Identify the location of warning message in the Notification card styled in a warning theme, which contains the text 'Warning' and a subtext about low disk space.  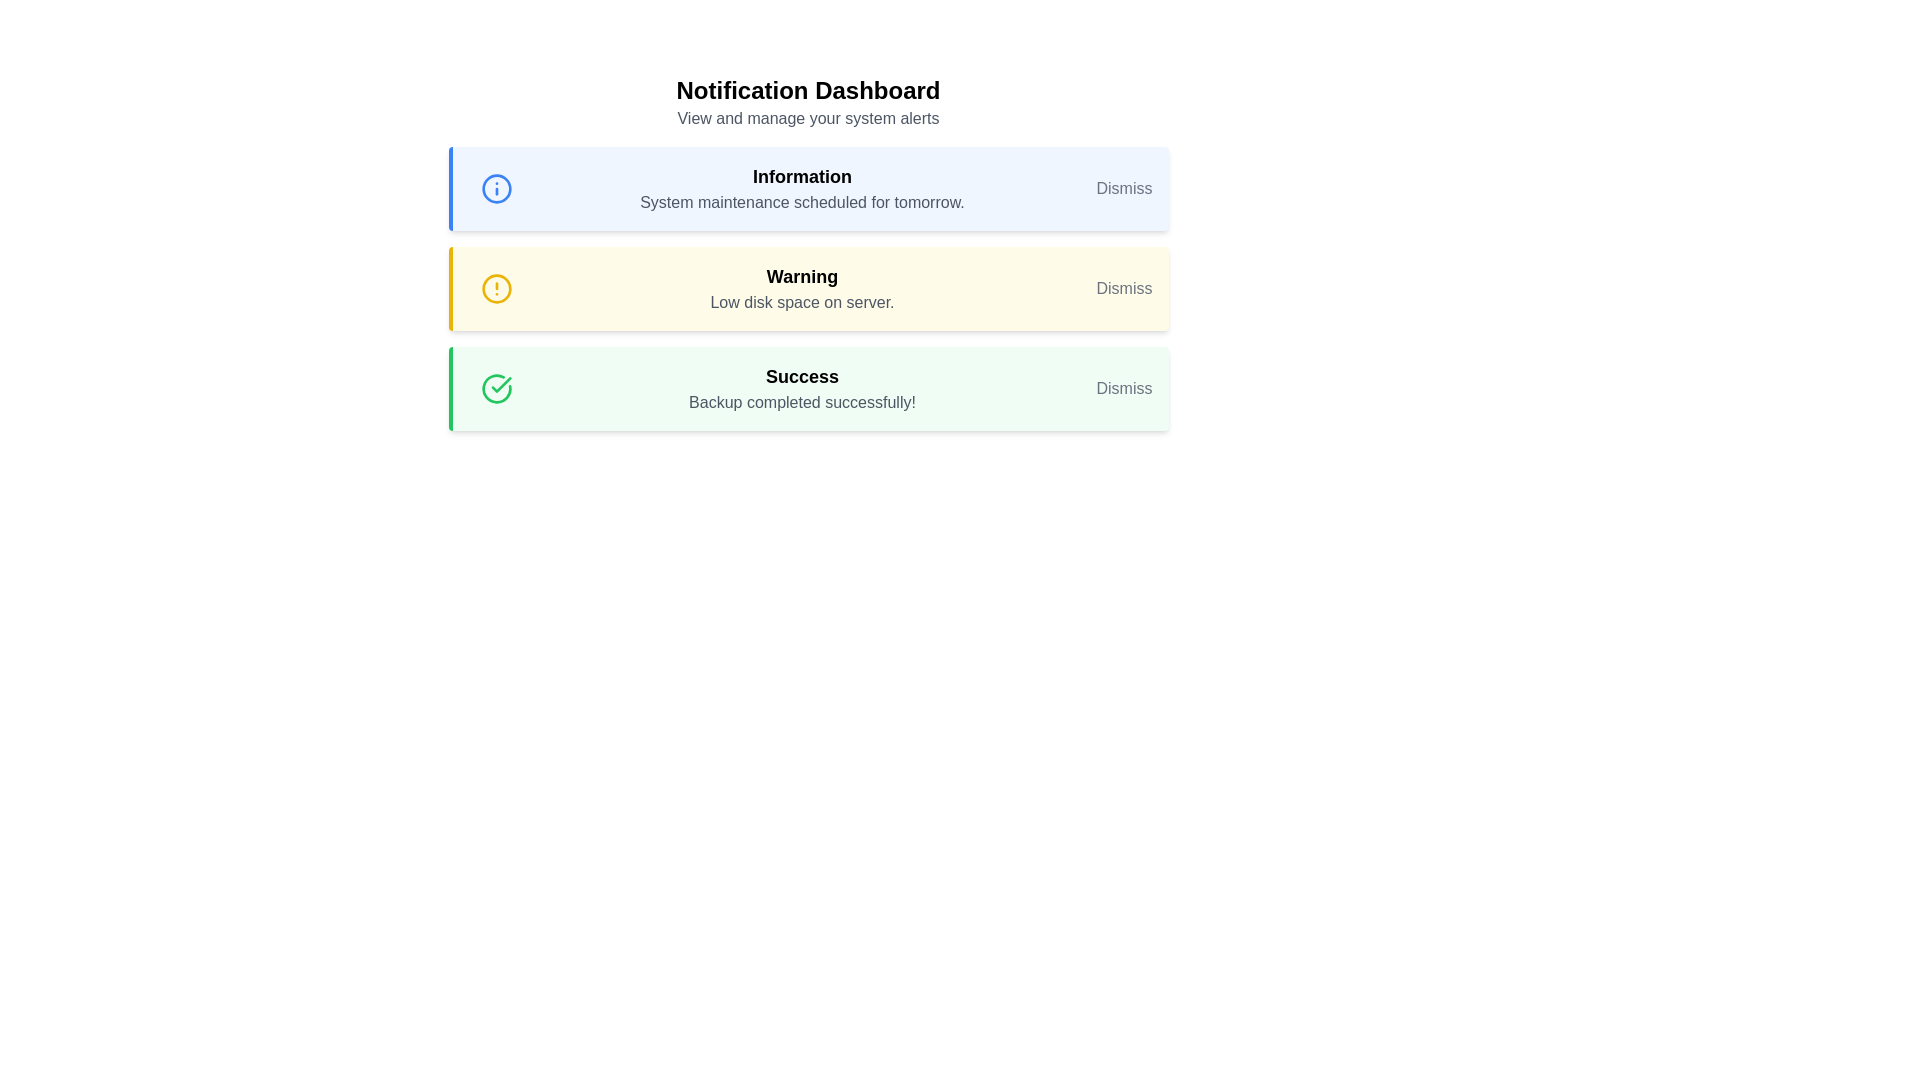
(808, 289).